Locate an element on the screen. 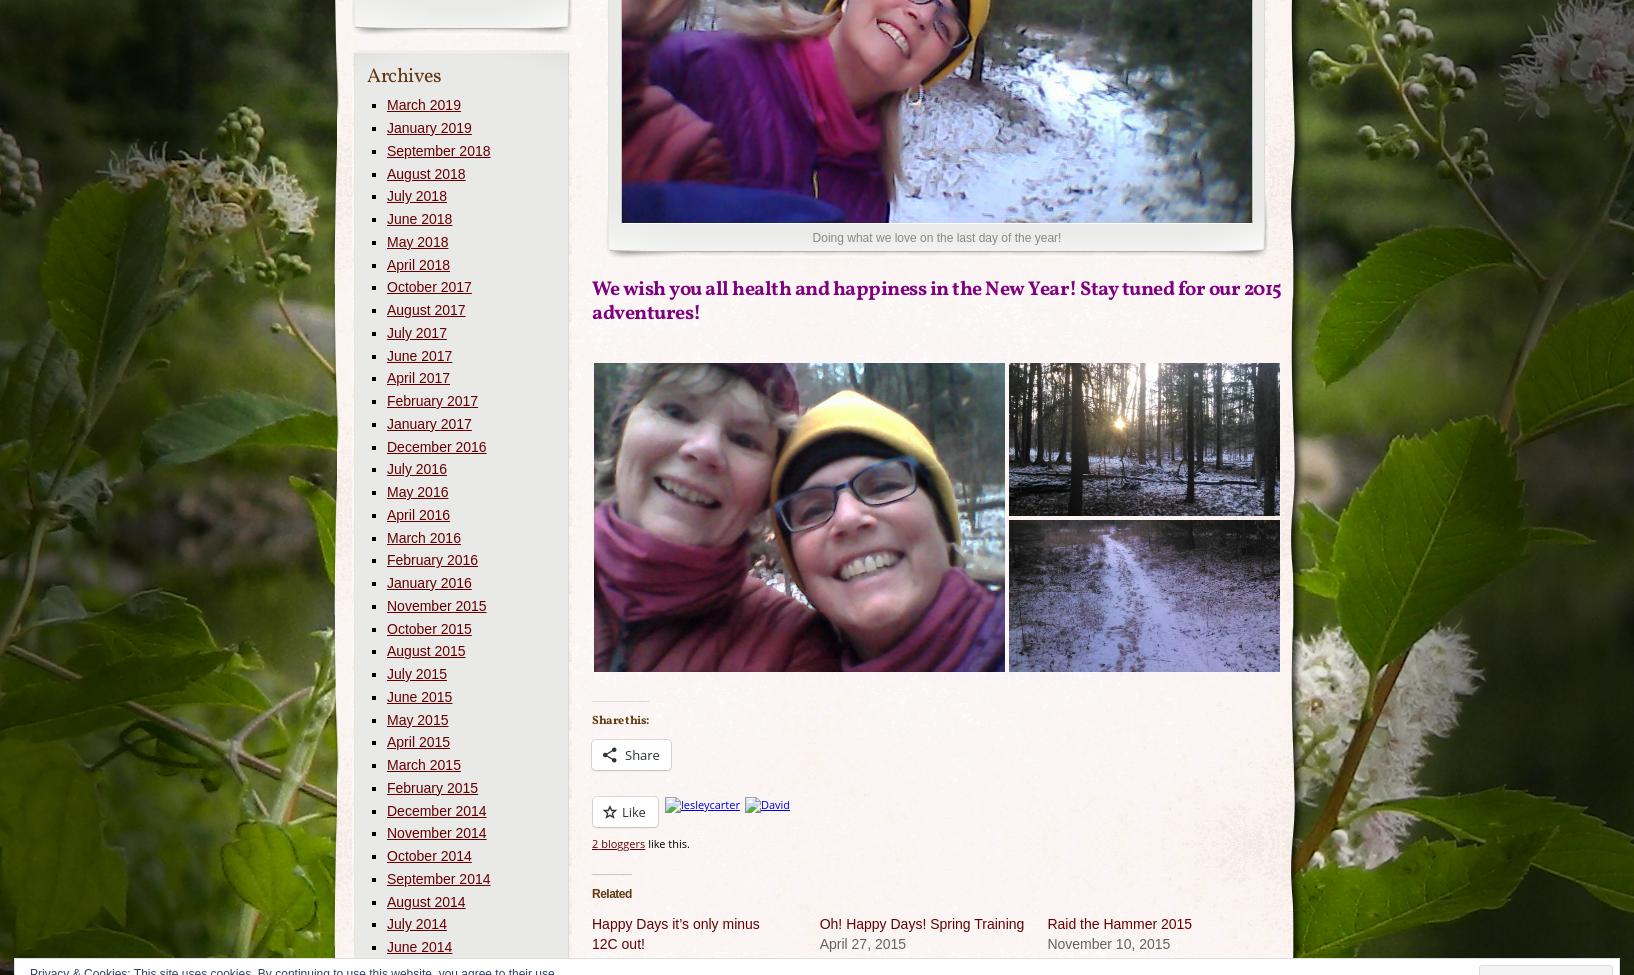  'June 2018' is located at coordinates (419, 218).